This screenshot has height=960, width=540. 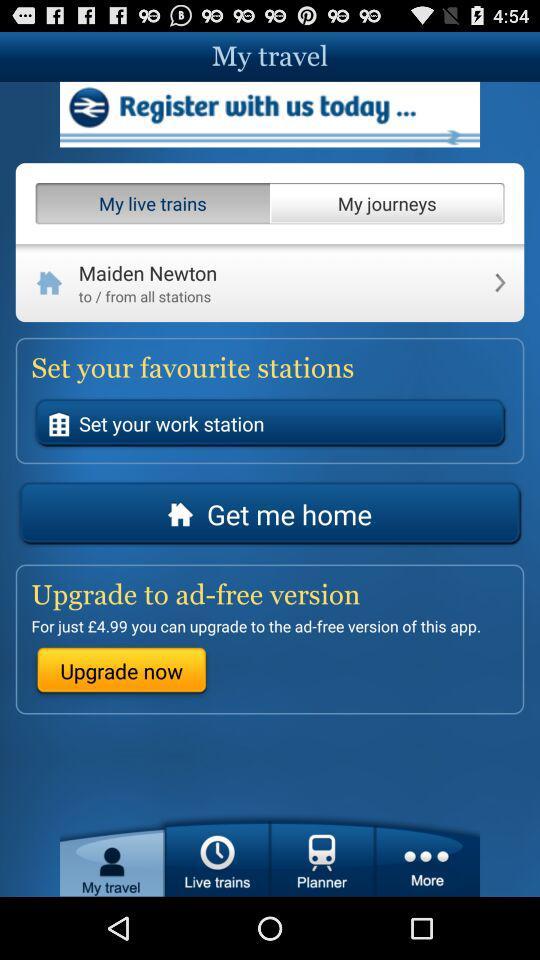 What do you see at coordinates (270, 114) in the screenshot?
I see `register quick link for sign up` at bounding box center [270, 114].